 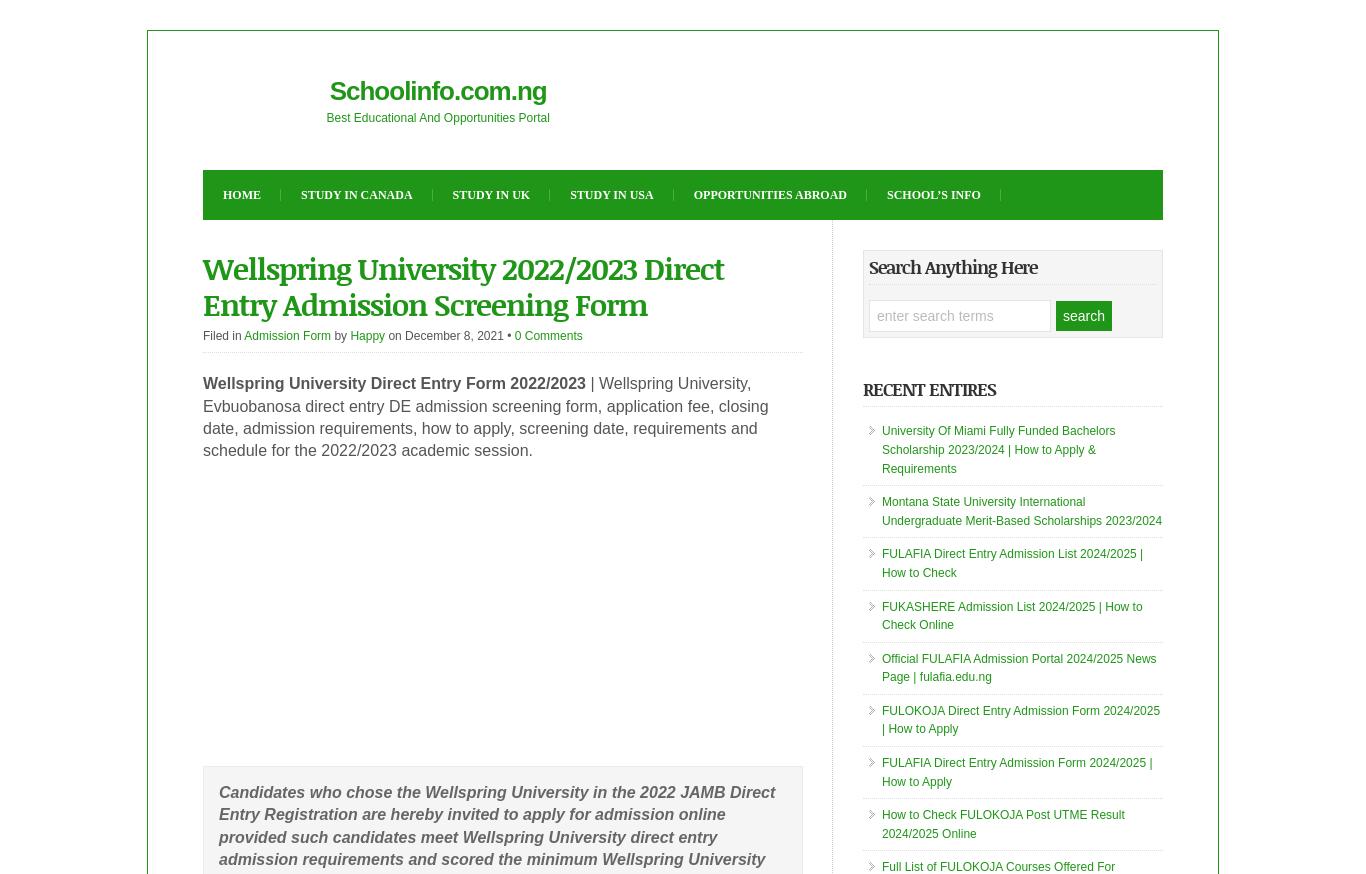 I want to click on 'STUDY IN CANADA', so click(x=301, y=193).